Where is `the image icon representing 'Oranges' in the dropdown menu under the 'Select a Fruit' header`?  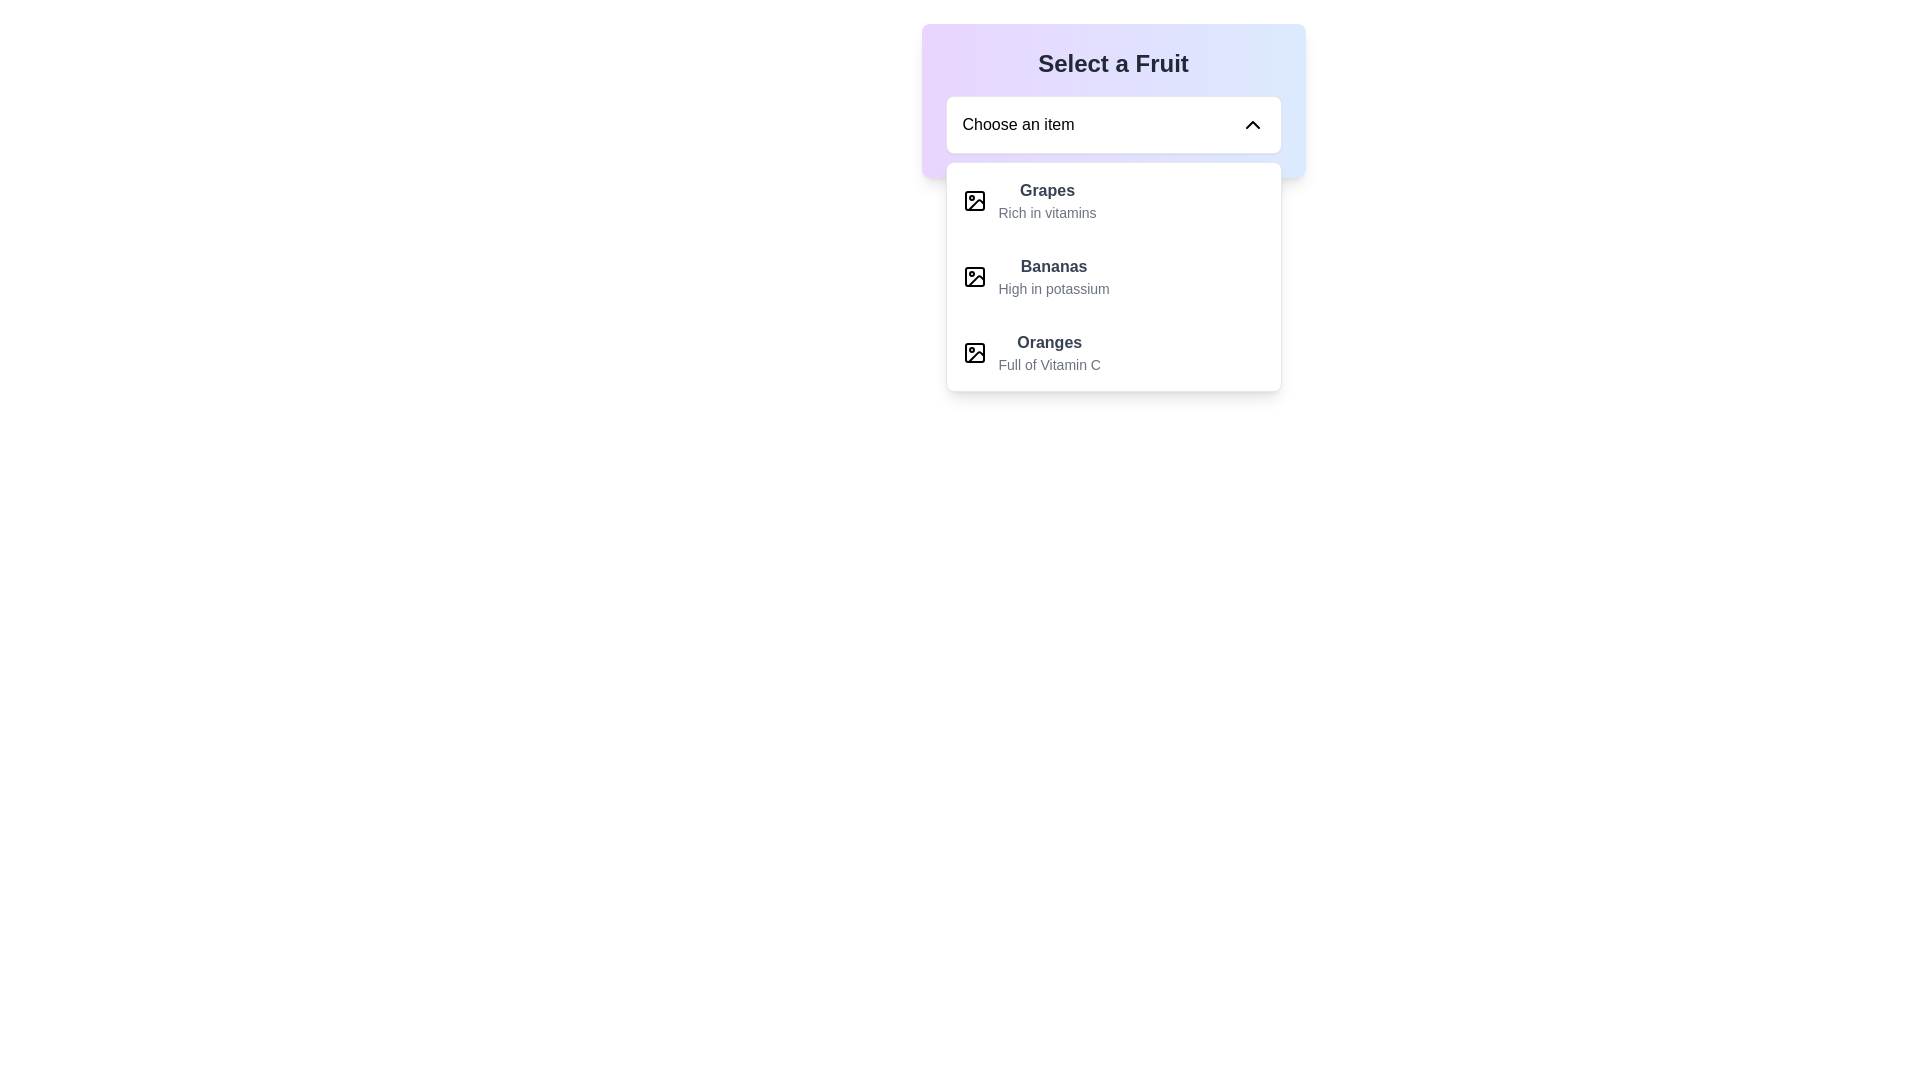
the image icon representing 'Oranges' in the dropdown menu under the 'Select a Fruit' header is located at coordinates (975, 356).